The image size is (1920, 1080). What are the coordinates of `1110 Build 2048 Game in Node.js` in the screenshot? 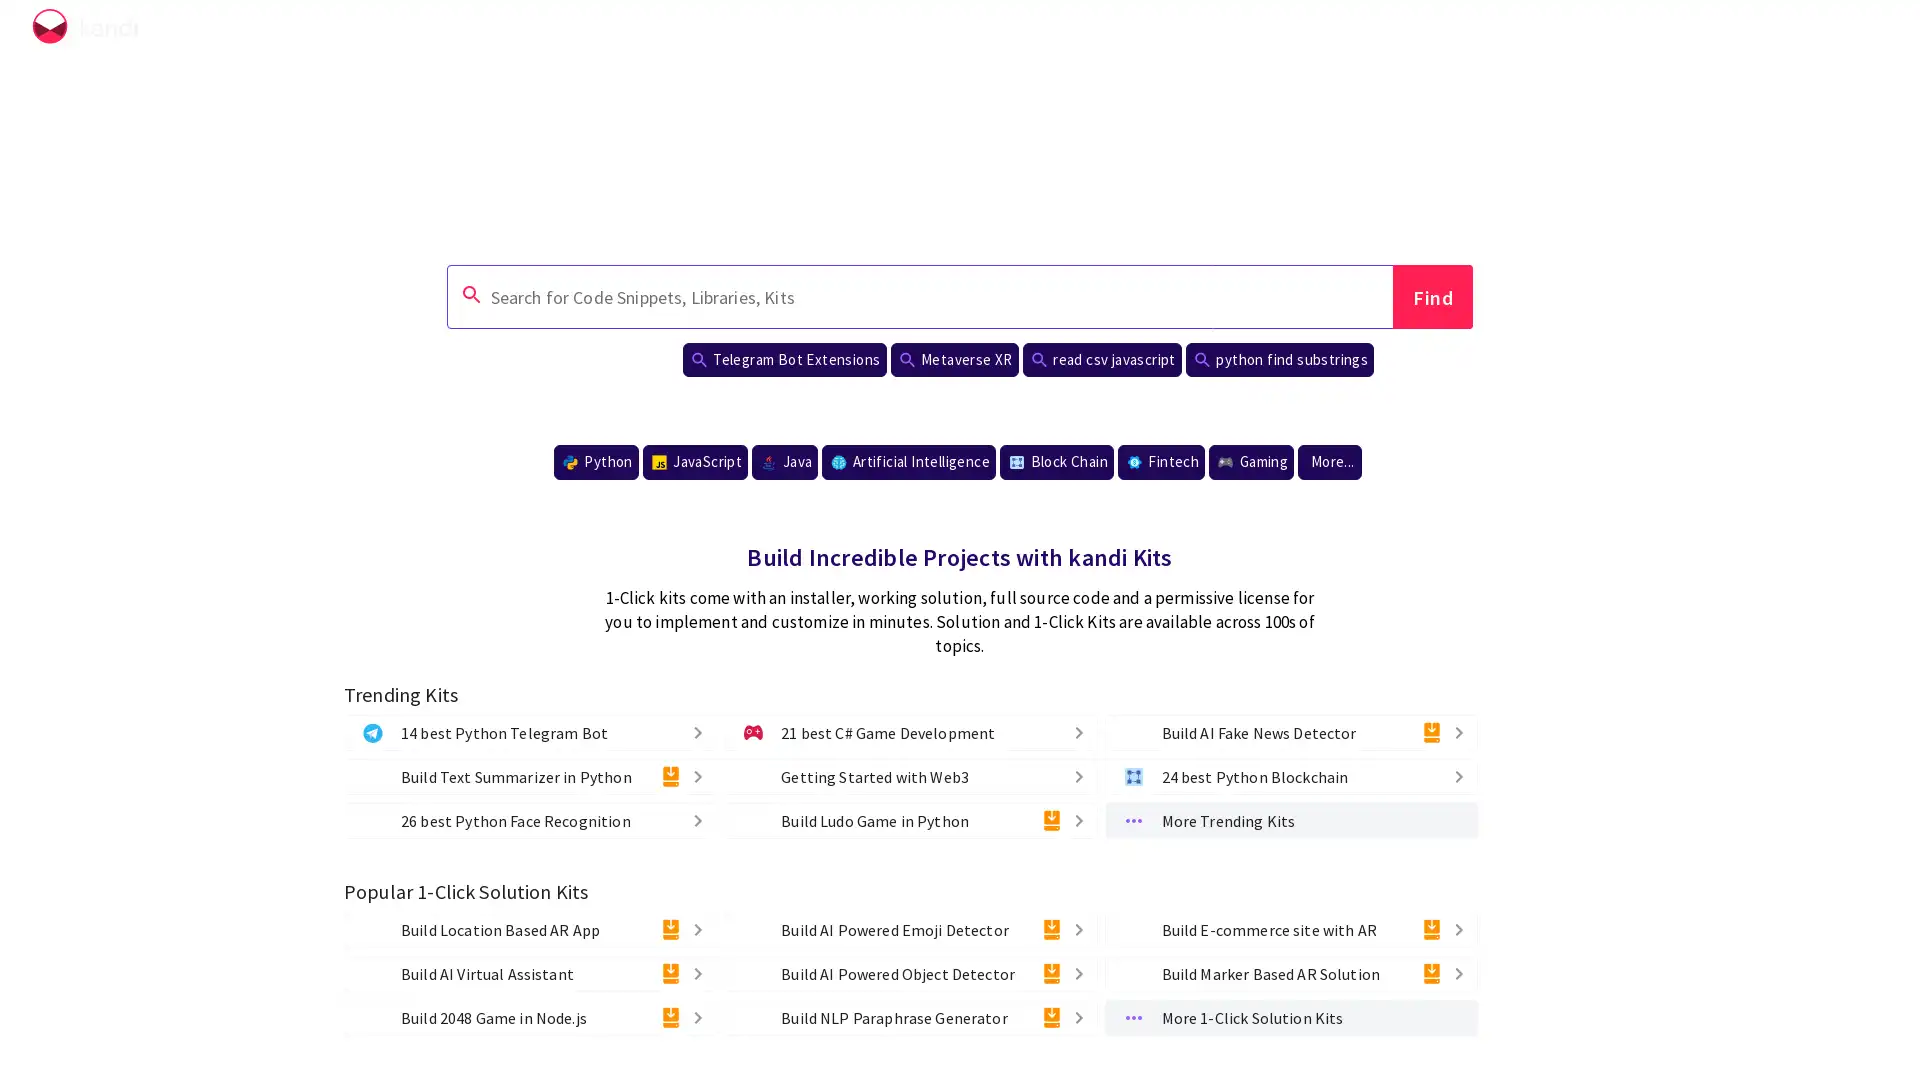 It's located at (530, 1017).